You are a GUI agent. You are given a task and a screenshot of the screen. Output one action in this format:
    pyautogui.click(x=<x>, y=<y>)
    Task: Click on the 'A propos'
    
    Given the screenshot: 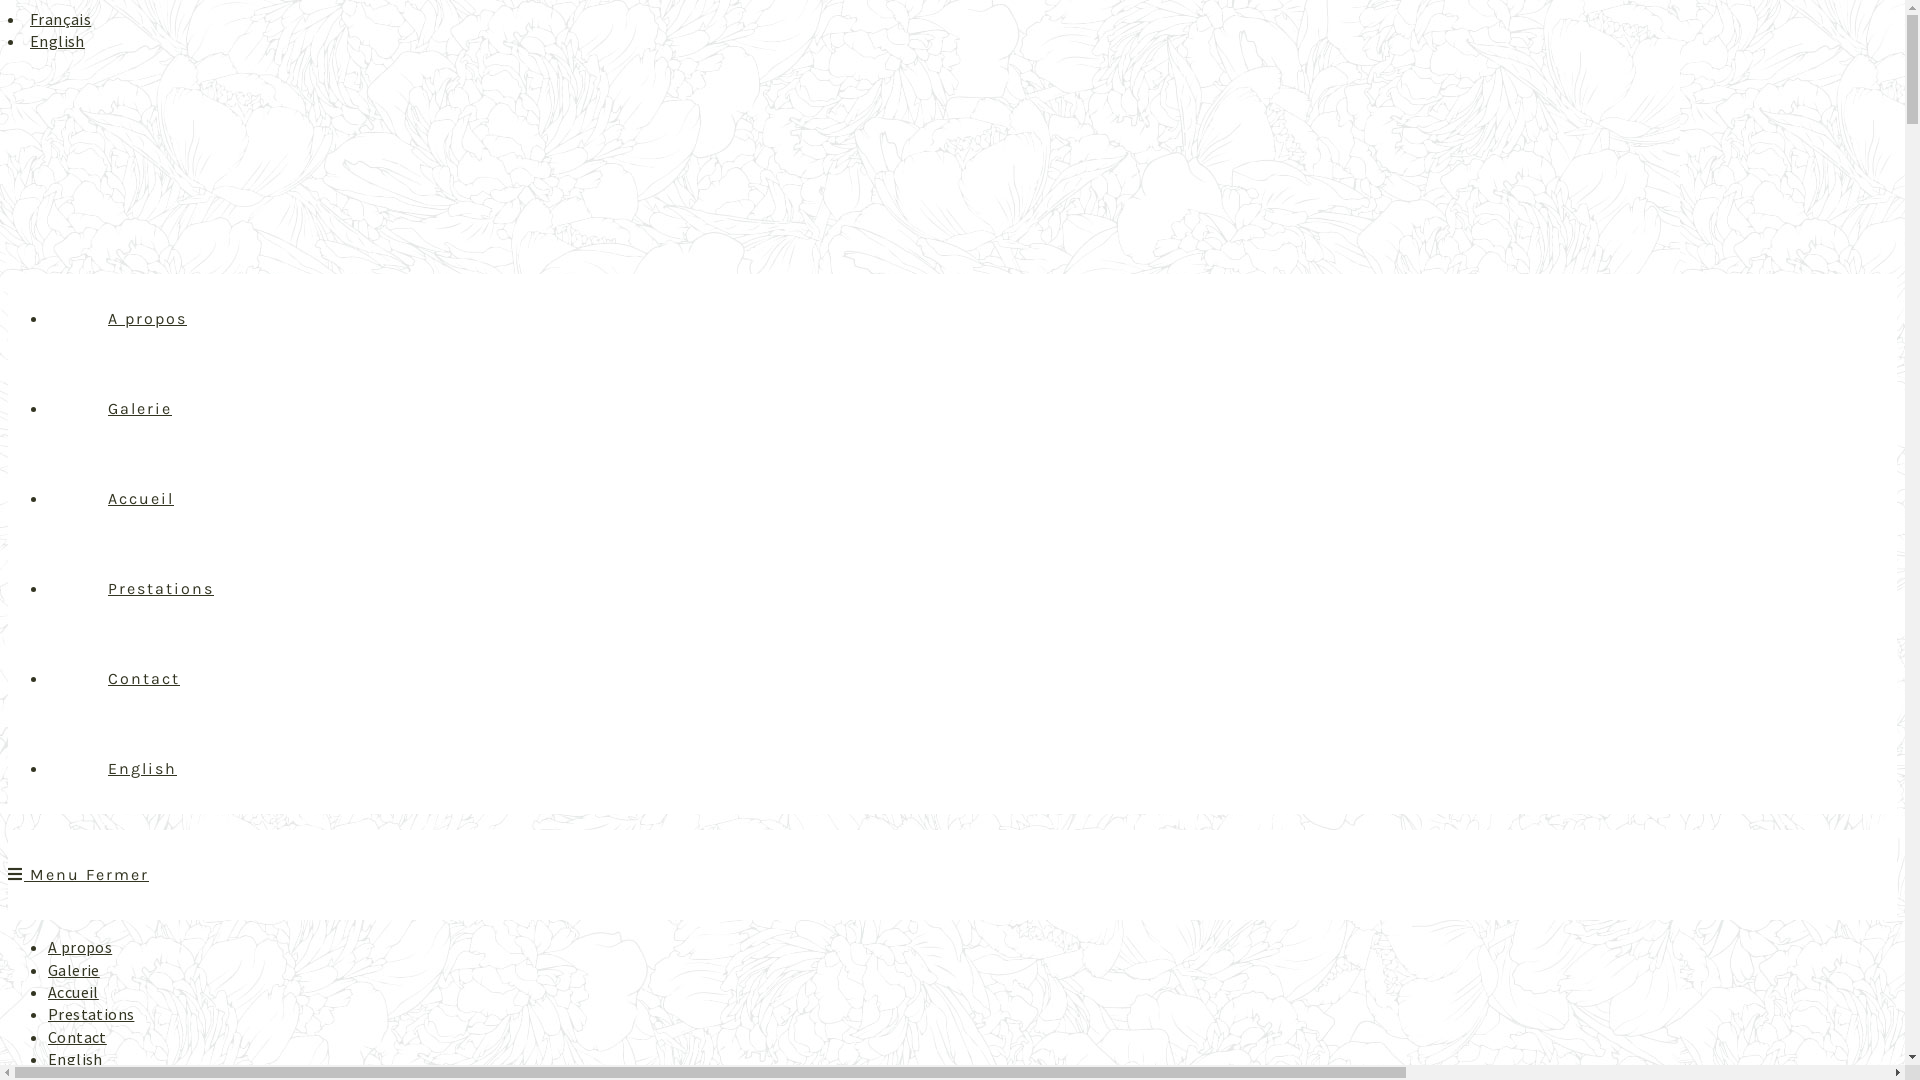 What is the action you would take?
    pyautogui.click(x=80, y=946)
    